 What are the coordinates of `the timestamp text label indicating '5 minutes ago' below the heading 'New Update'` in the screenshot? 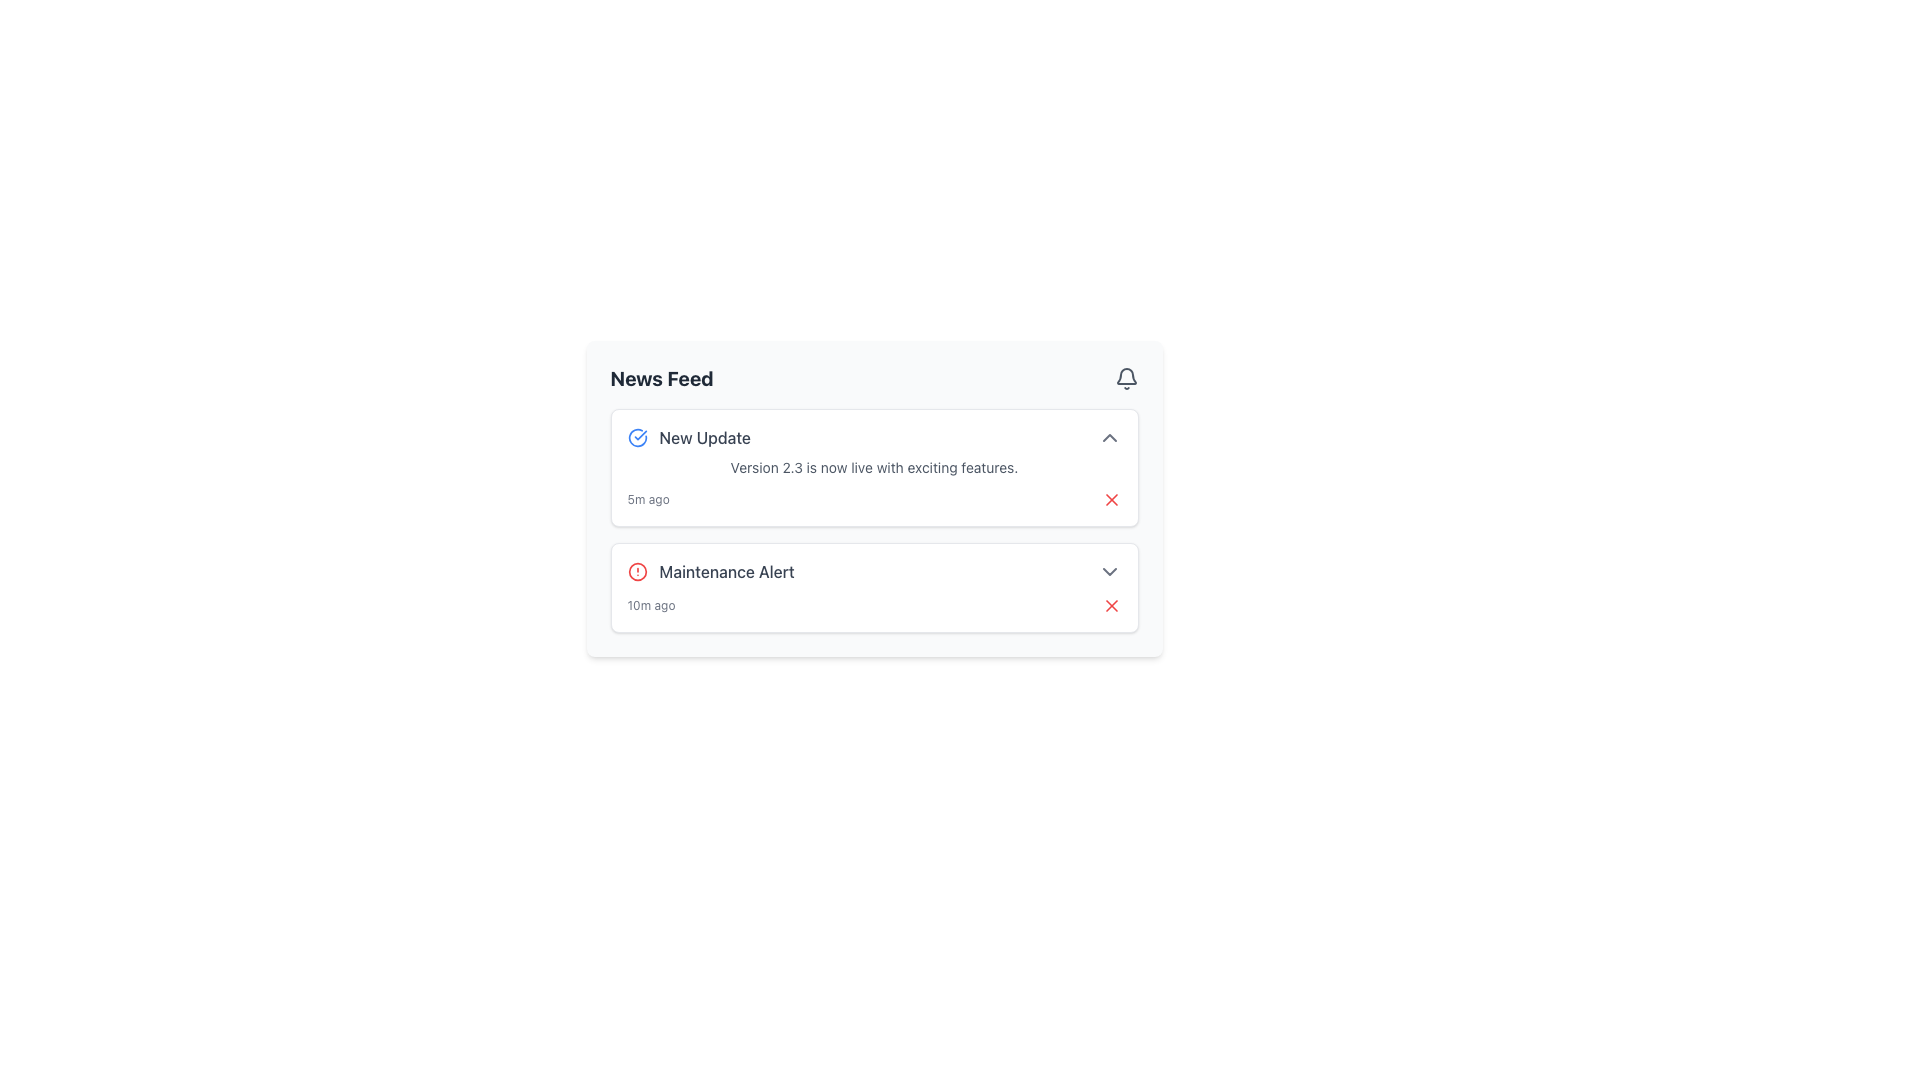 It's located at (648, 499).